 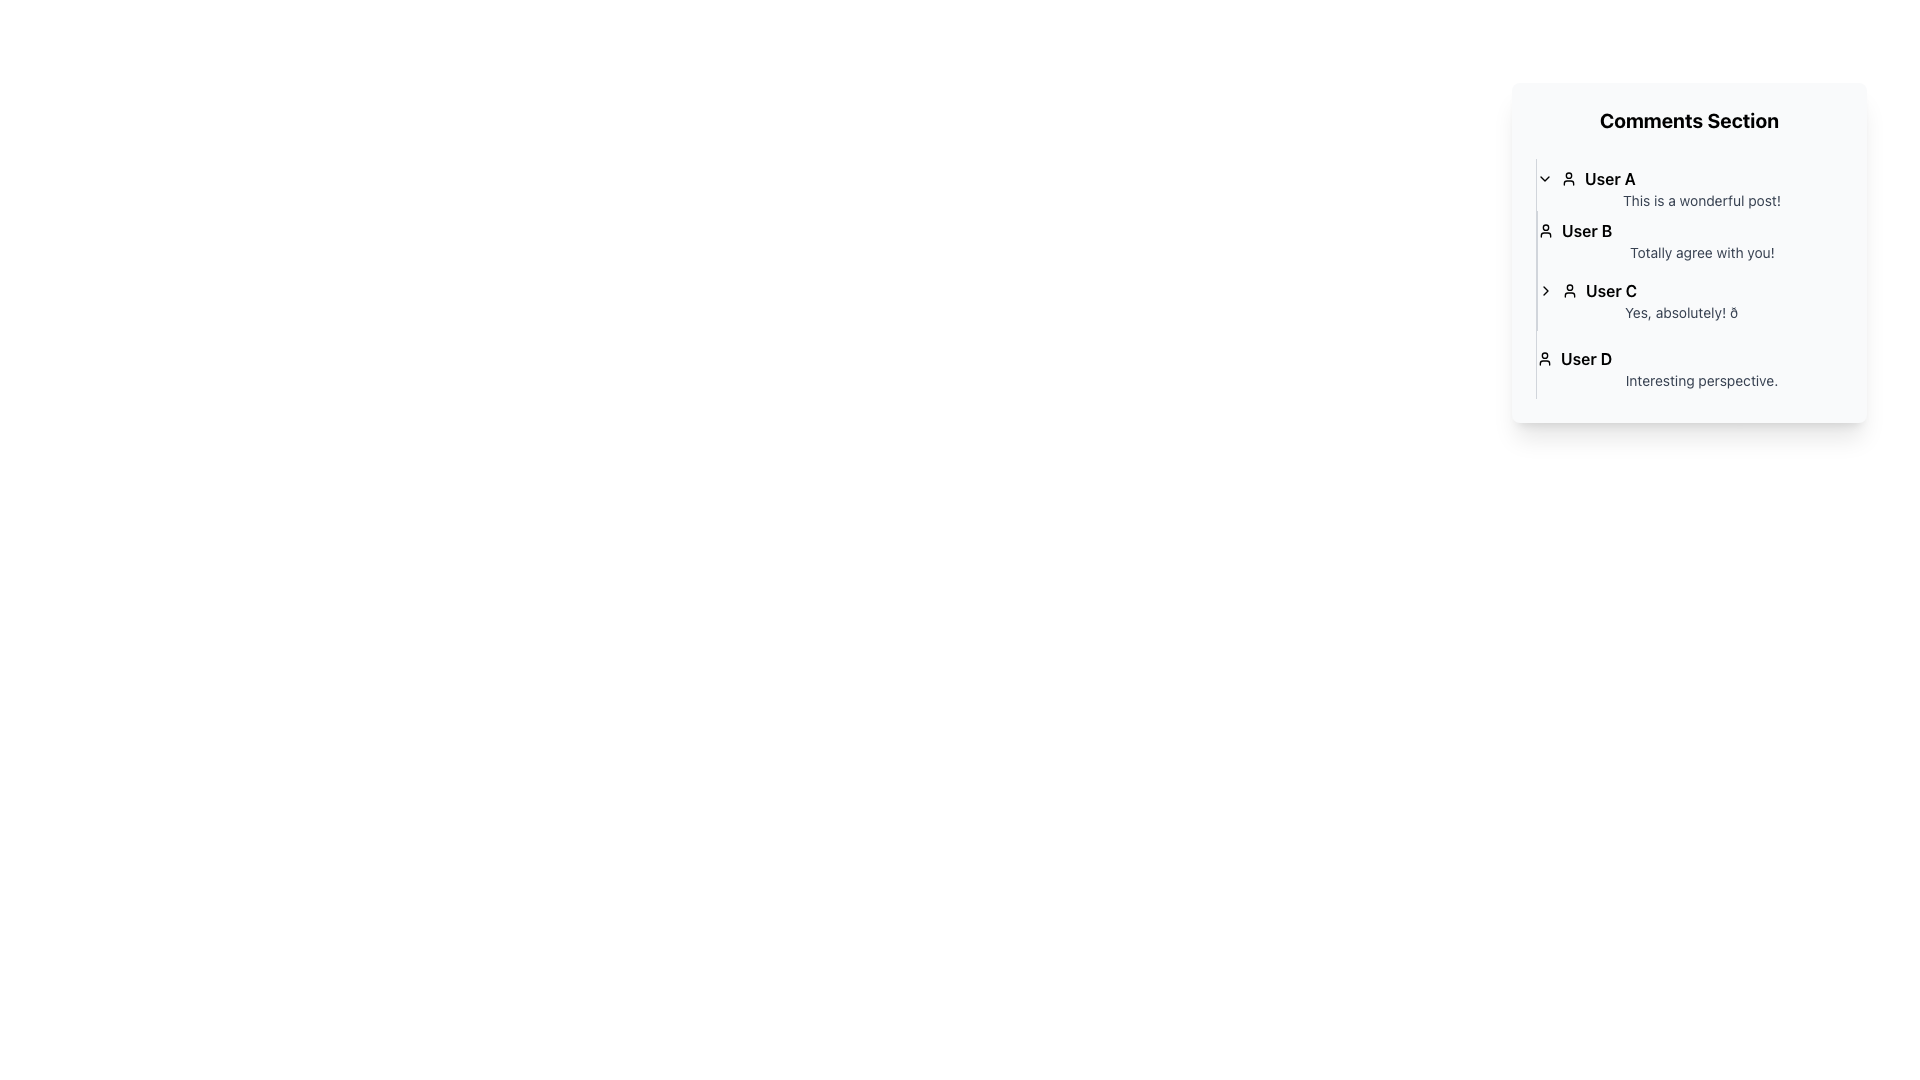 What do you see at coordinates (1688, 278) in the screenshot?
I see `the third comment in the 'Comments Section'` at bounding box center [1688, 278].